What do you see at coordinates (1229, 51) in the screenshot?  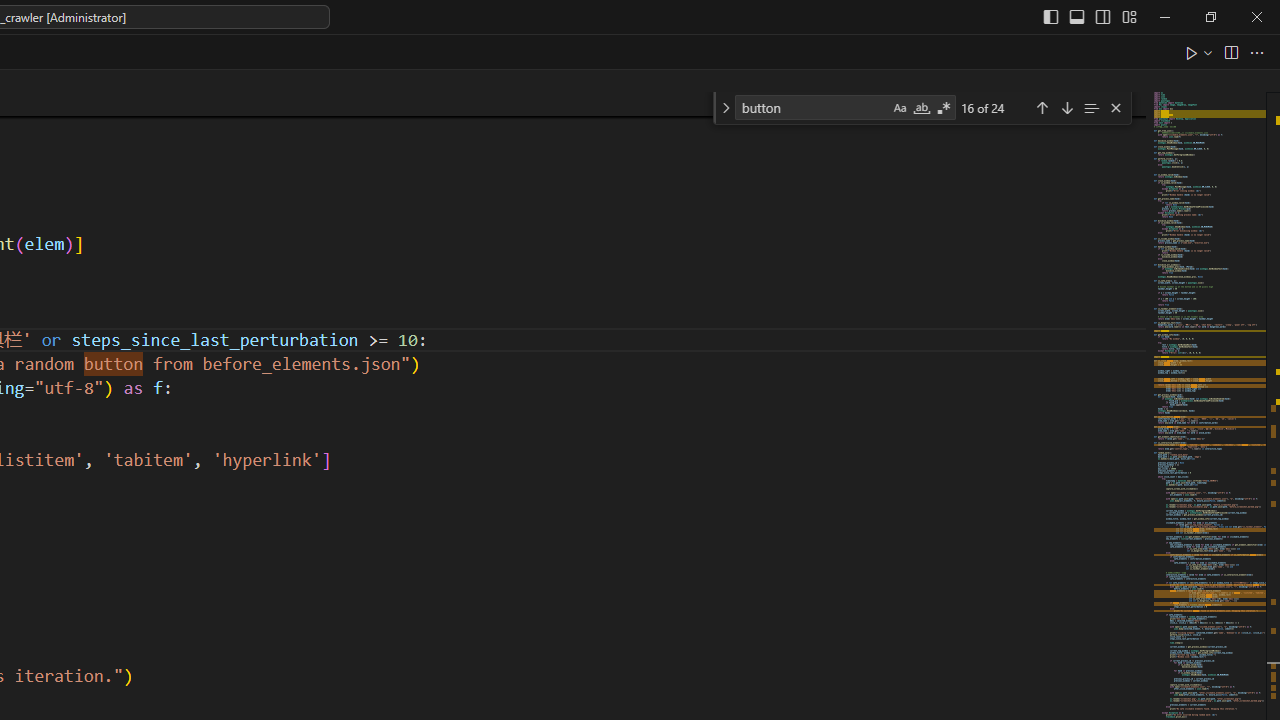 I see `'Split Editor Right (Ctrl+\) [Alt] Split Editor Down'` at bounding box center [1229, 51].